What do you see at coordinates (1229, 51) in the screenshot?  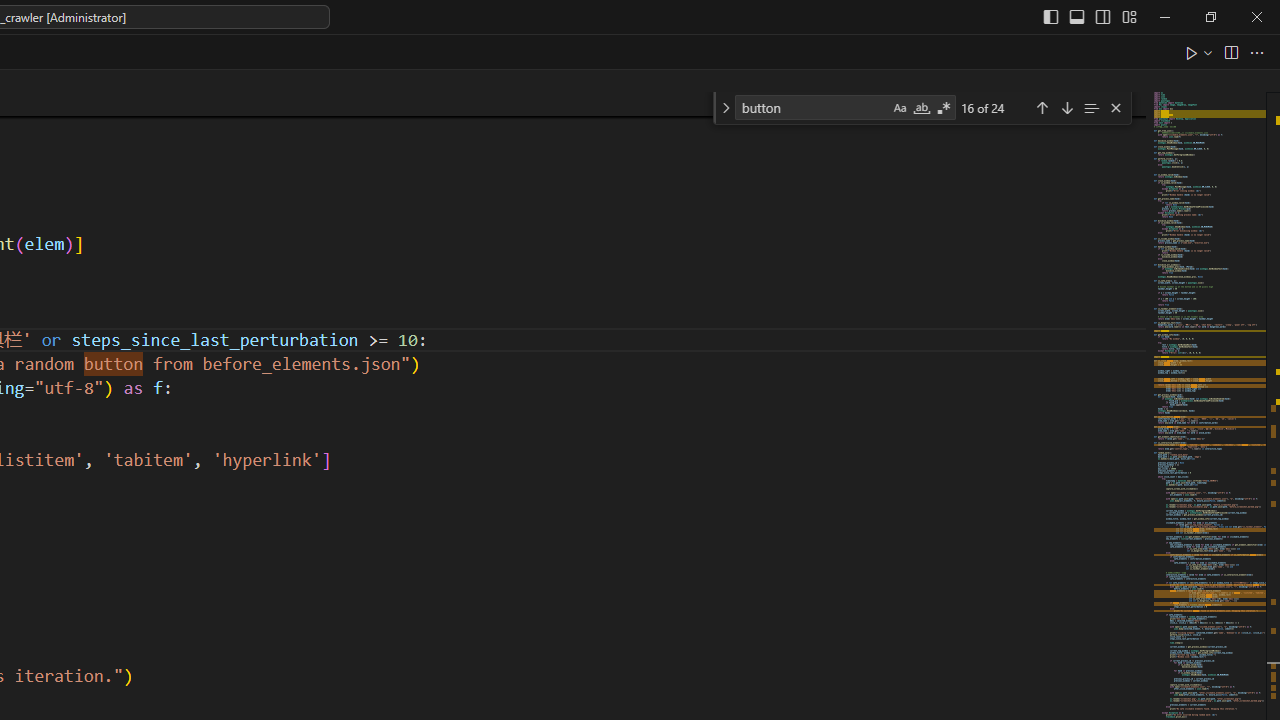 I see `'Split Editor Right (Ctrl+\) [Alt] Split Editor Down'` at bounding box center [1229, 51].